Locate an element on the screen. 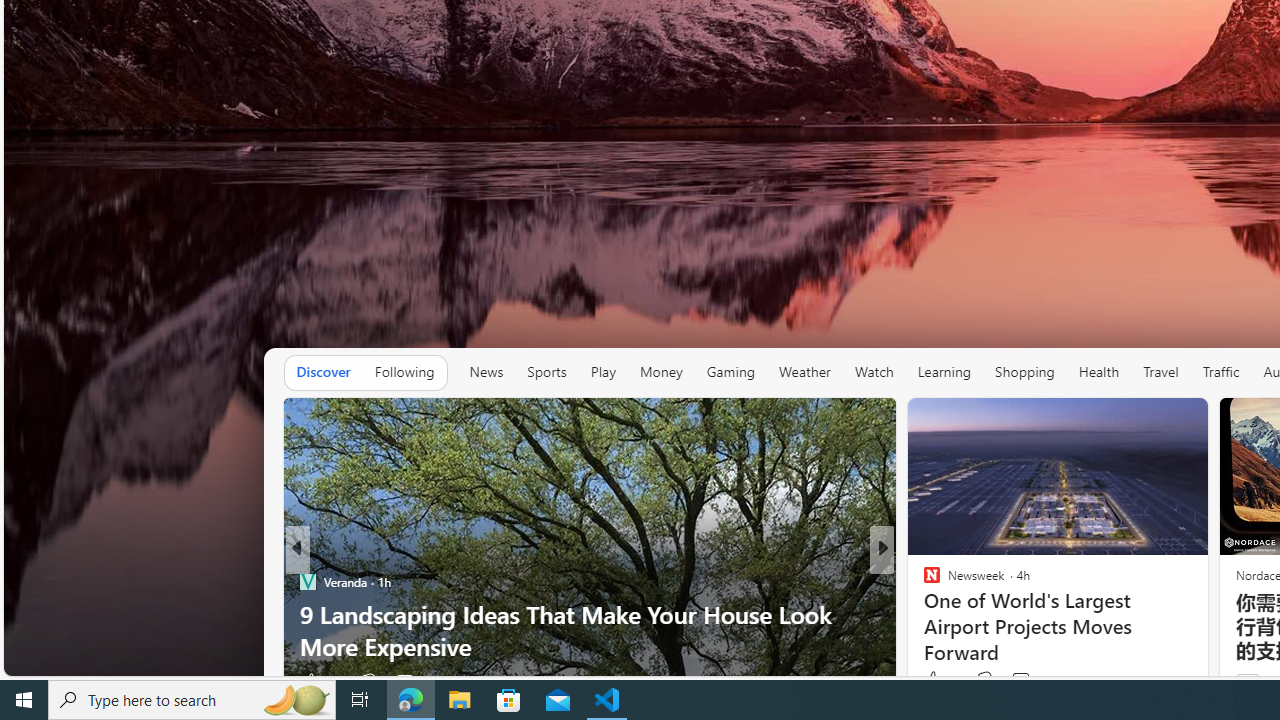  'ABC News' is located at coordinates (922, 581).